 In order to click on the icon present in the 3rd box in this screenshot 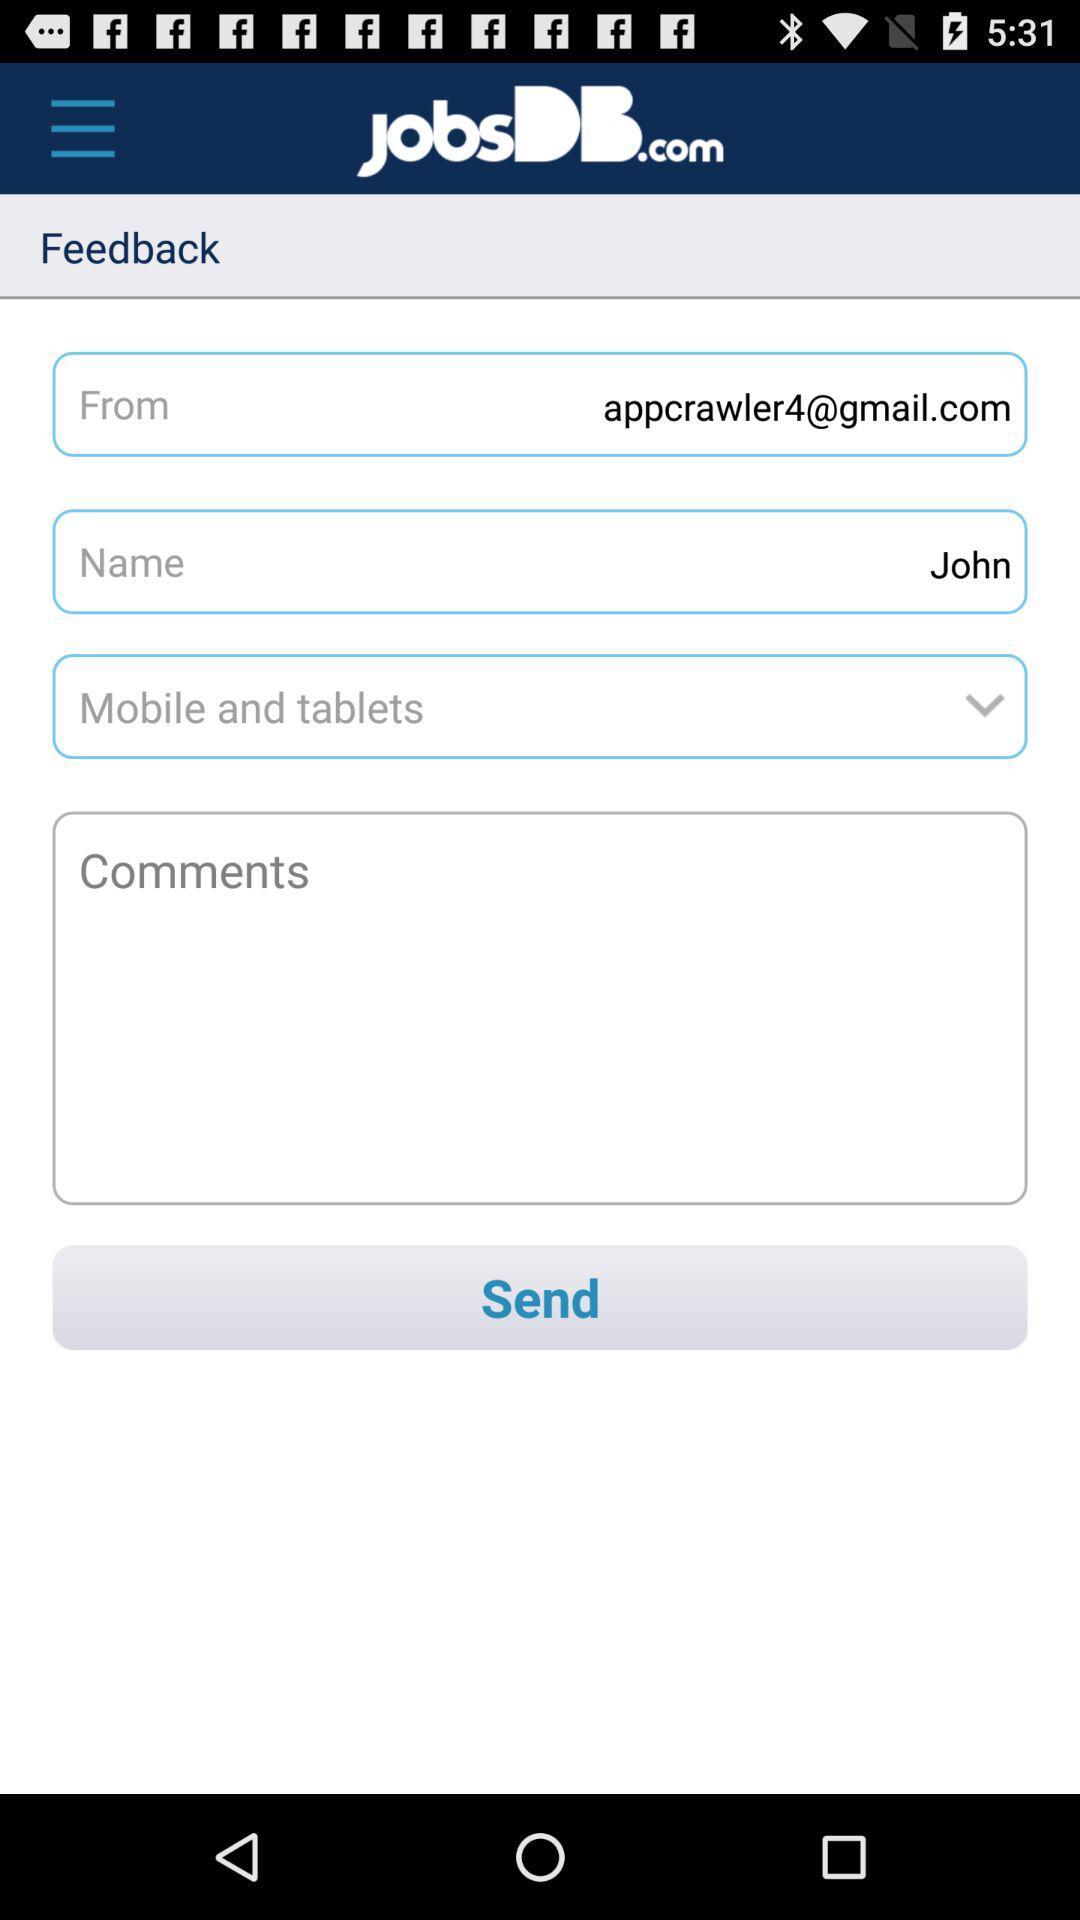, I will do `click(993, 706)`.